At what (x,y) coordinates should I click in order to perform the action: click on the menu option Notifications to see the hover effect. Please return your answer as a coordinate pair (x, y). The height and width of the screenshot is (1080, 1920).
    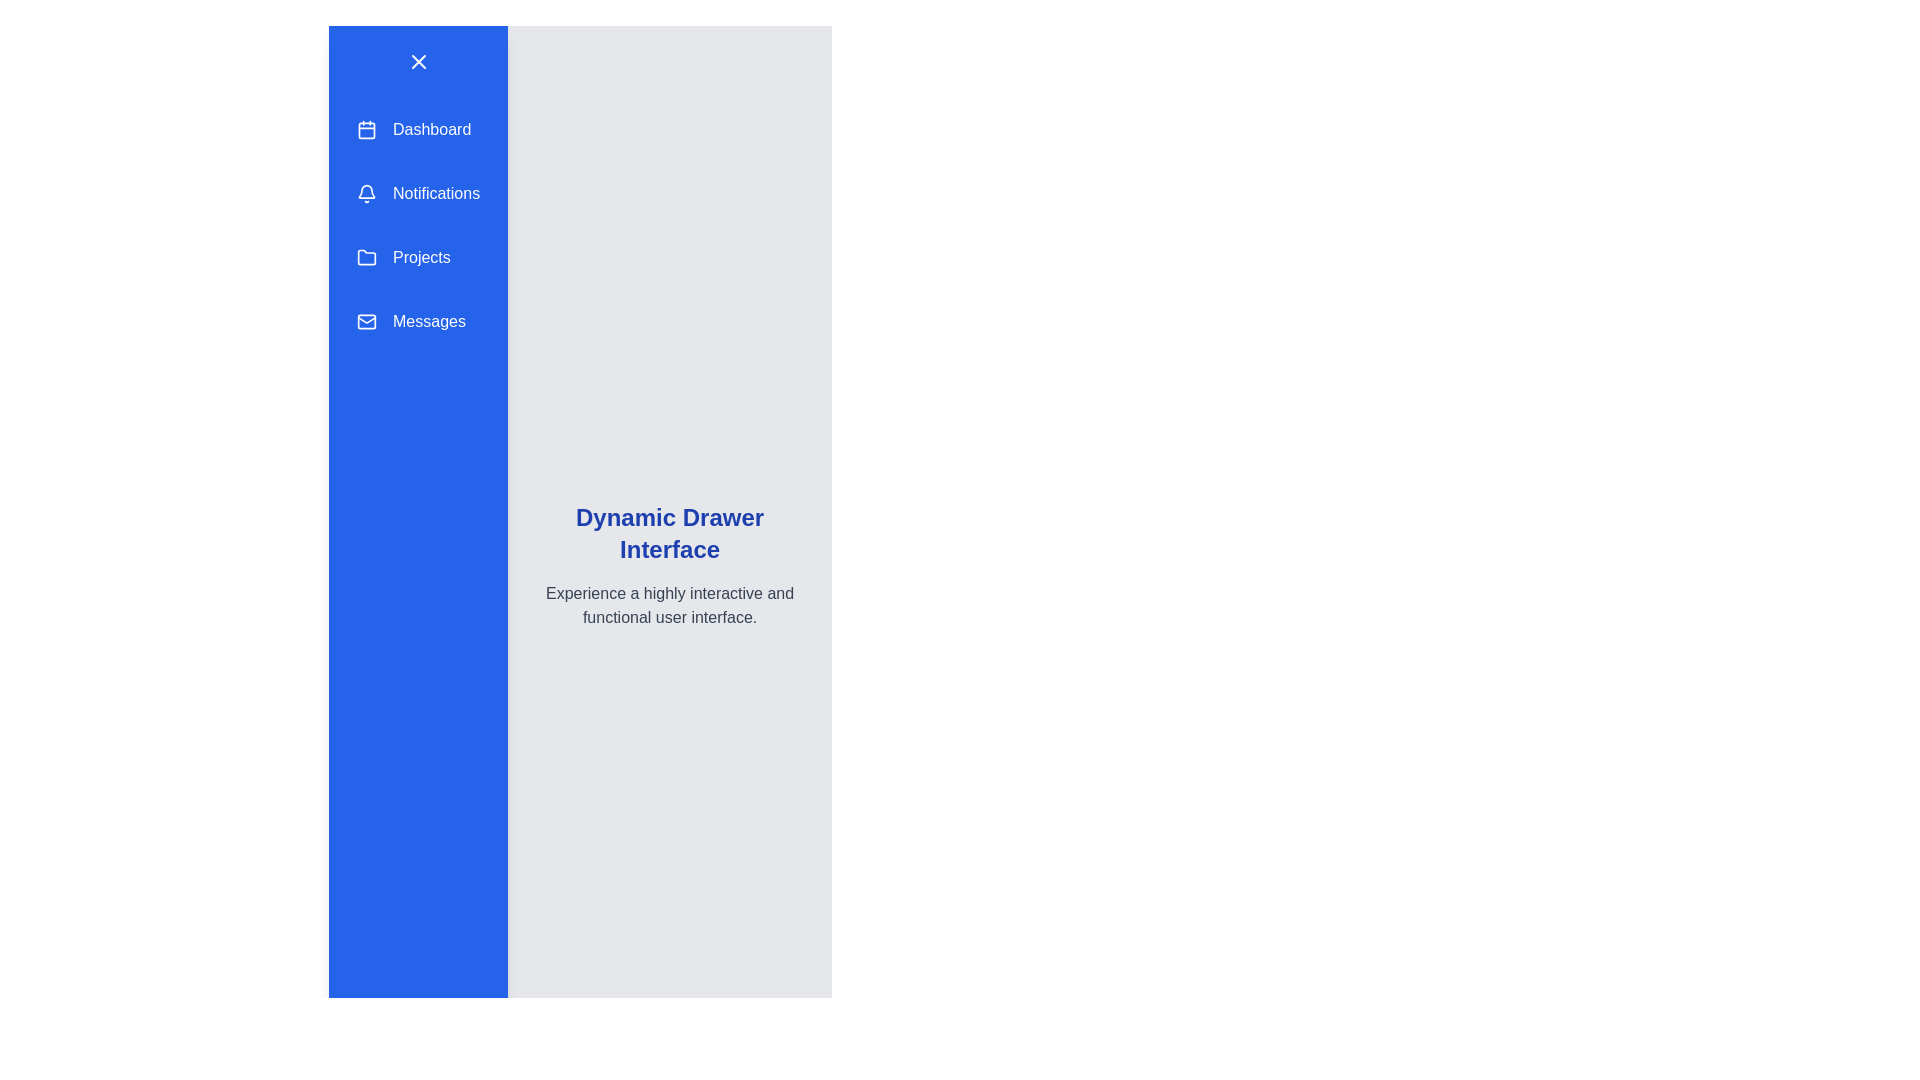
    Looking at the image, I should click on (417, 193).